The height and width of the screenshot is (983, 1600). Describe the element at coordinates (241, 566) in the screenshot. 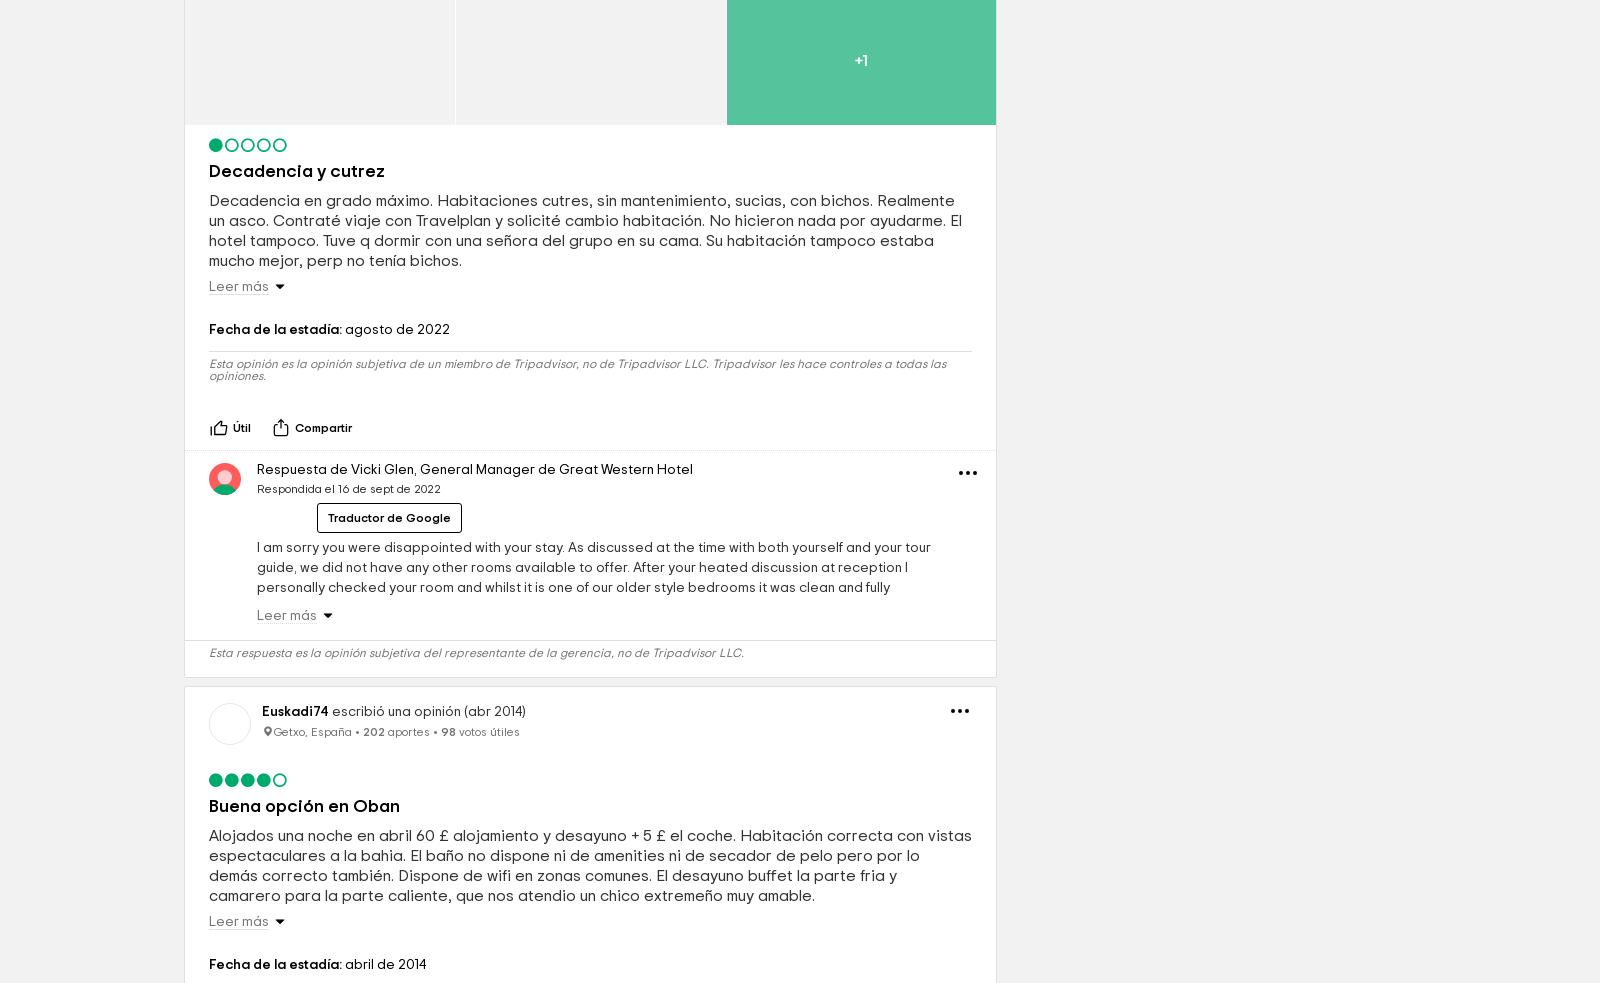

I see `'Útil'` at that location.